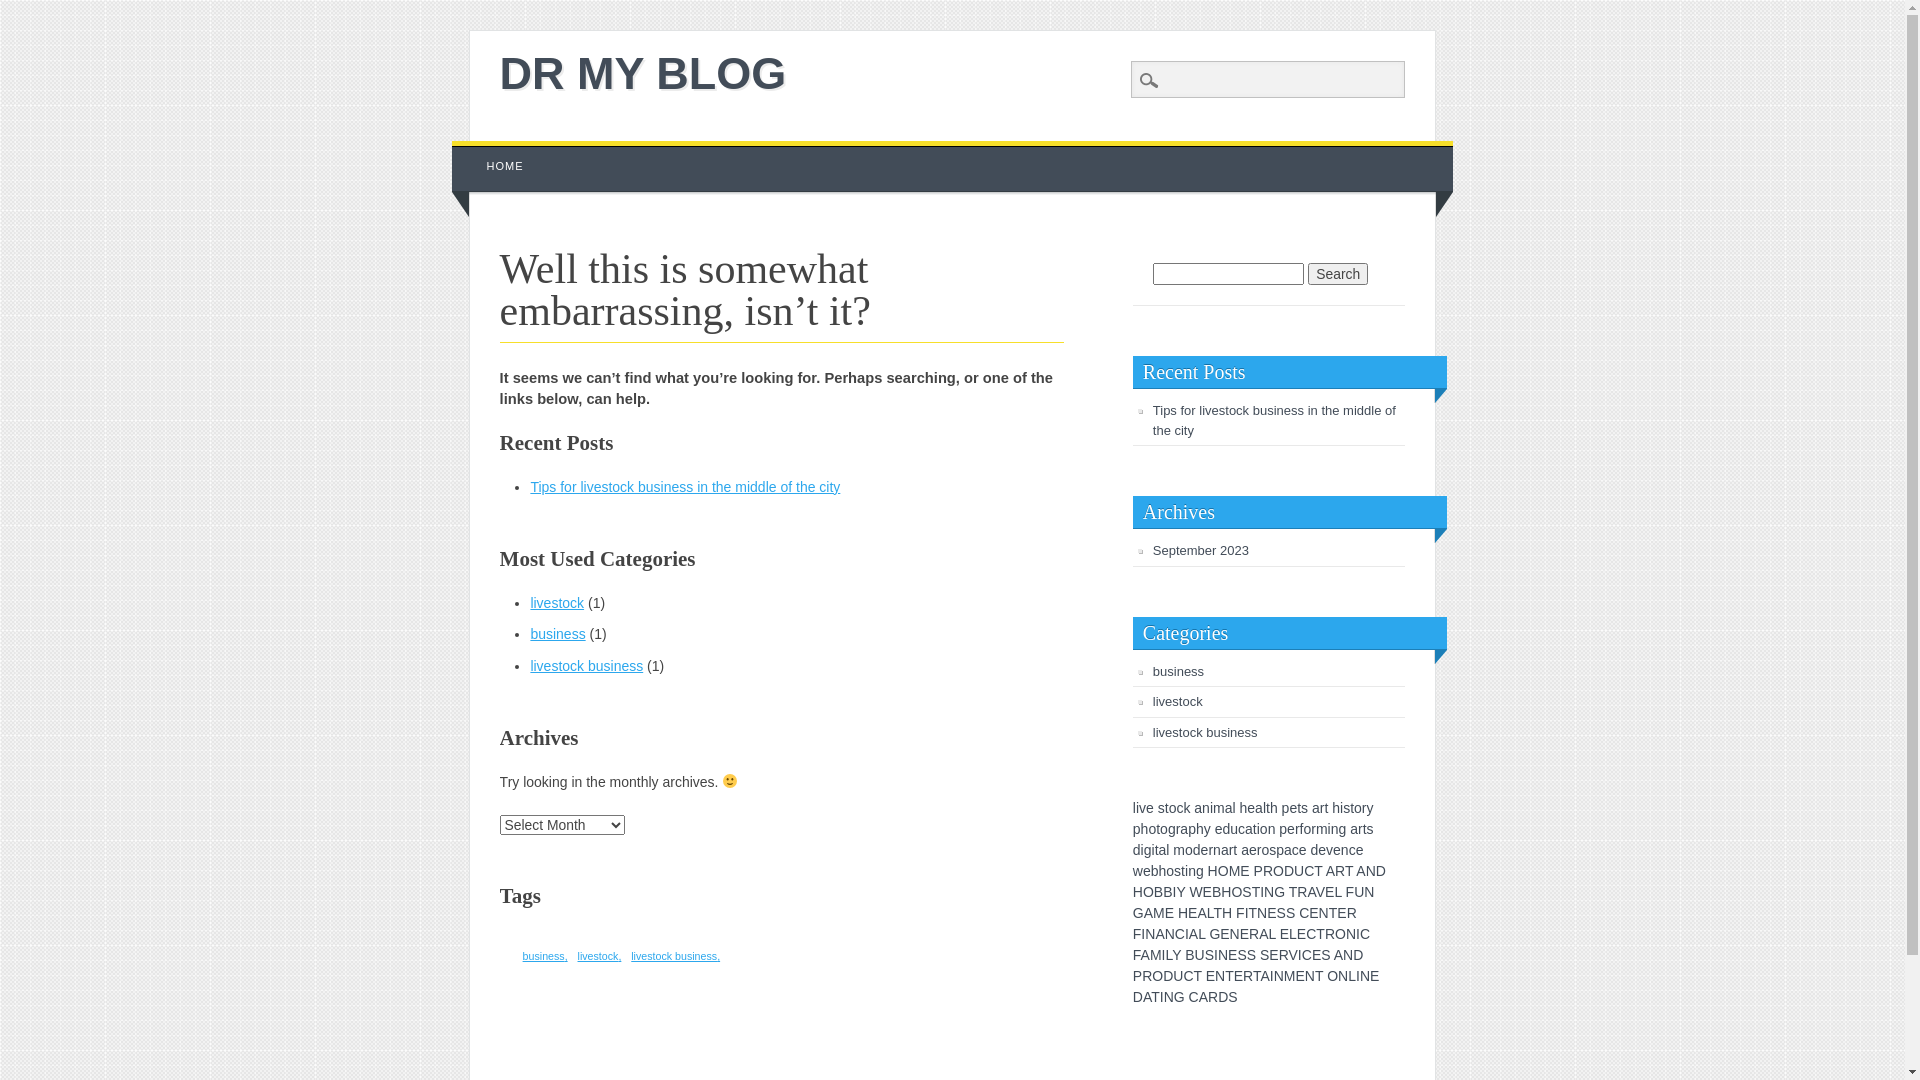 This screenshot has width=1920, height=1080. I want to click on 'T', so click(1198, 974).